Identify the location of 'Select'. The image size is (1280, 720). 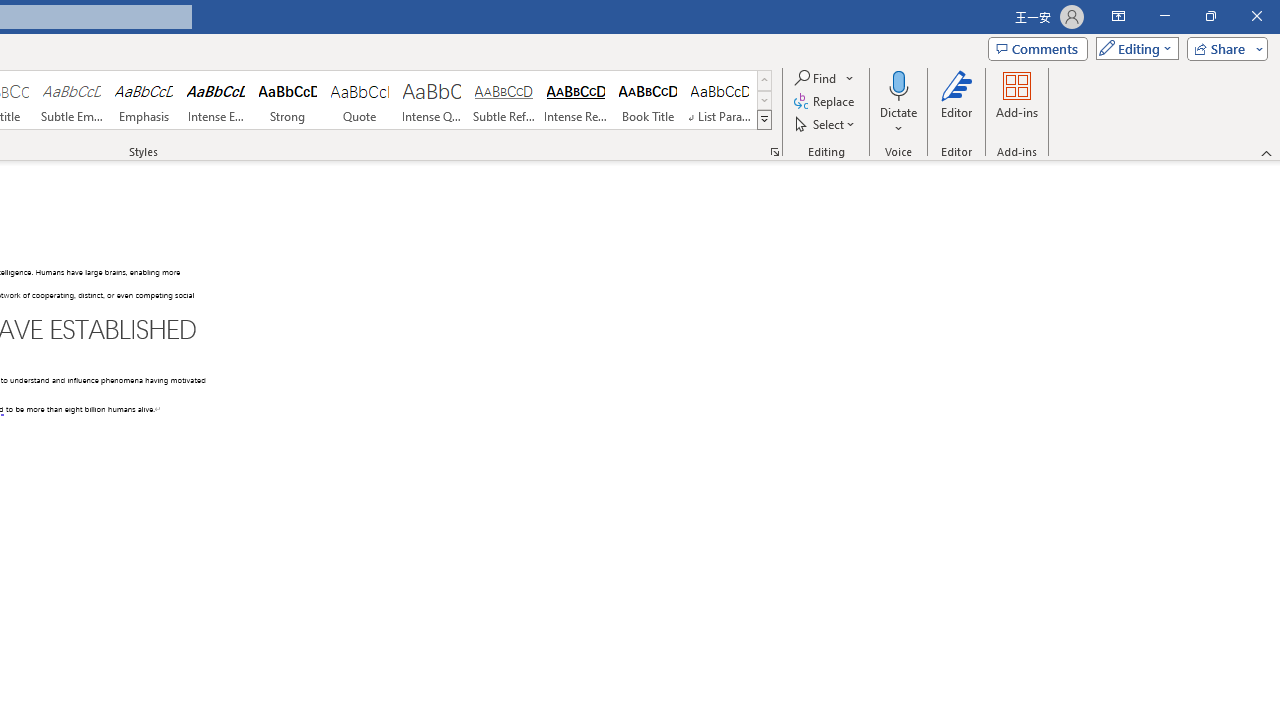
(826, 124).